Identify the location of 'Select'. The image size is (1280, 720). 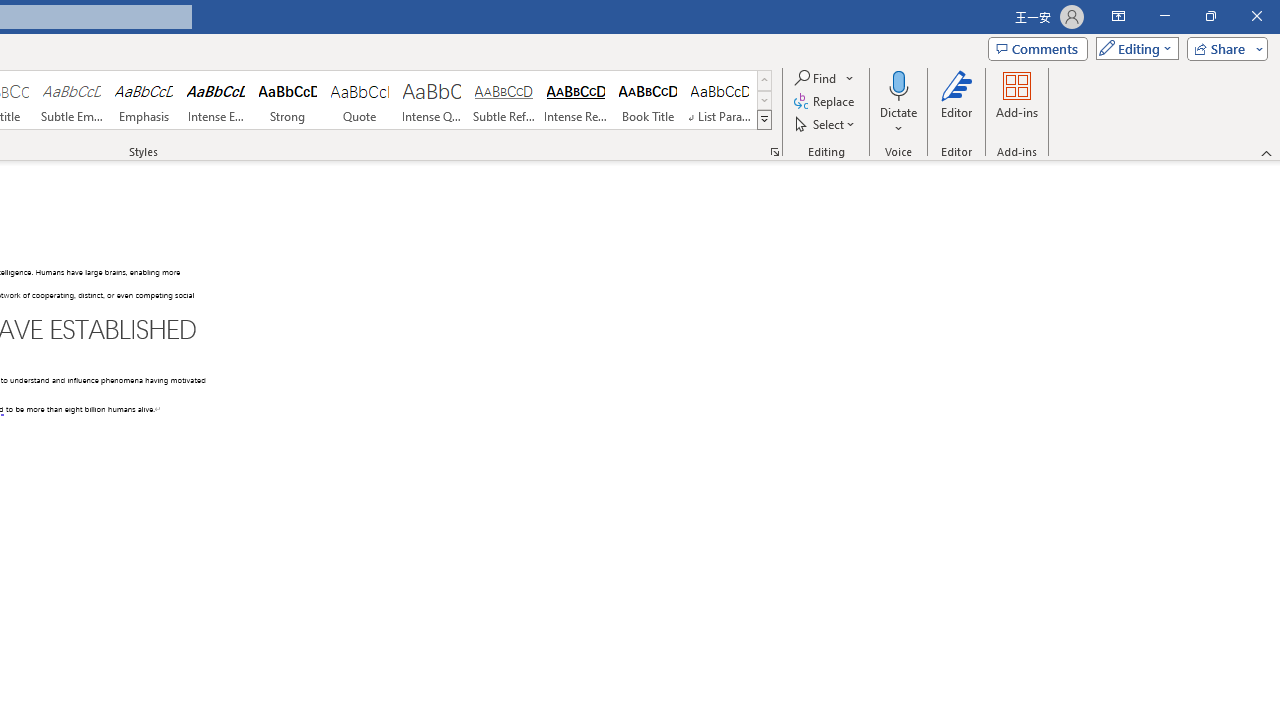
(826, 124).